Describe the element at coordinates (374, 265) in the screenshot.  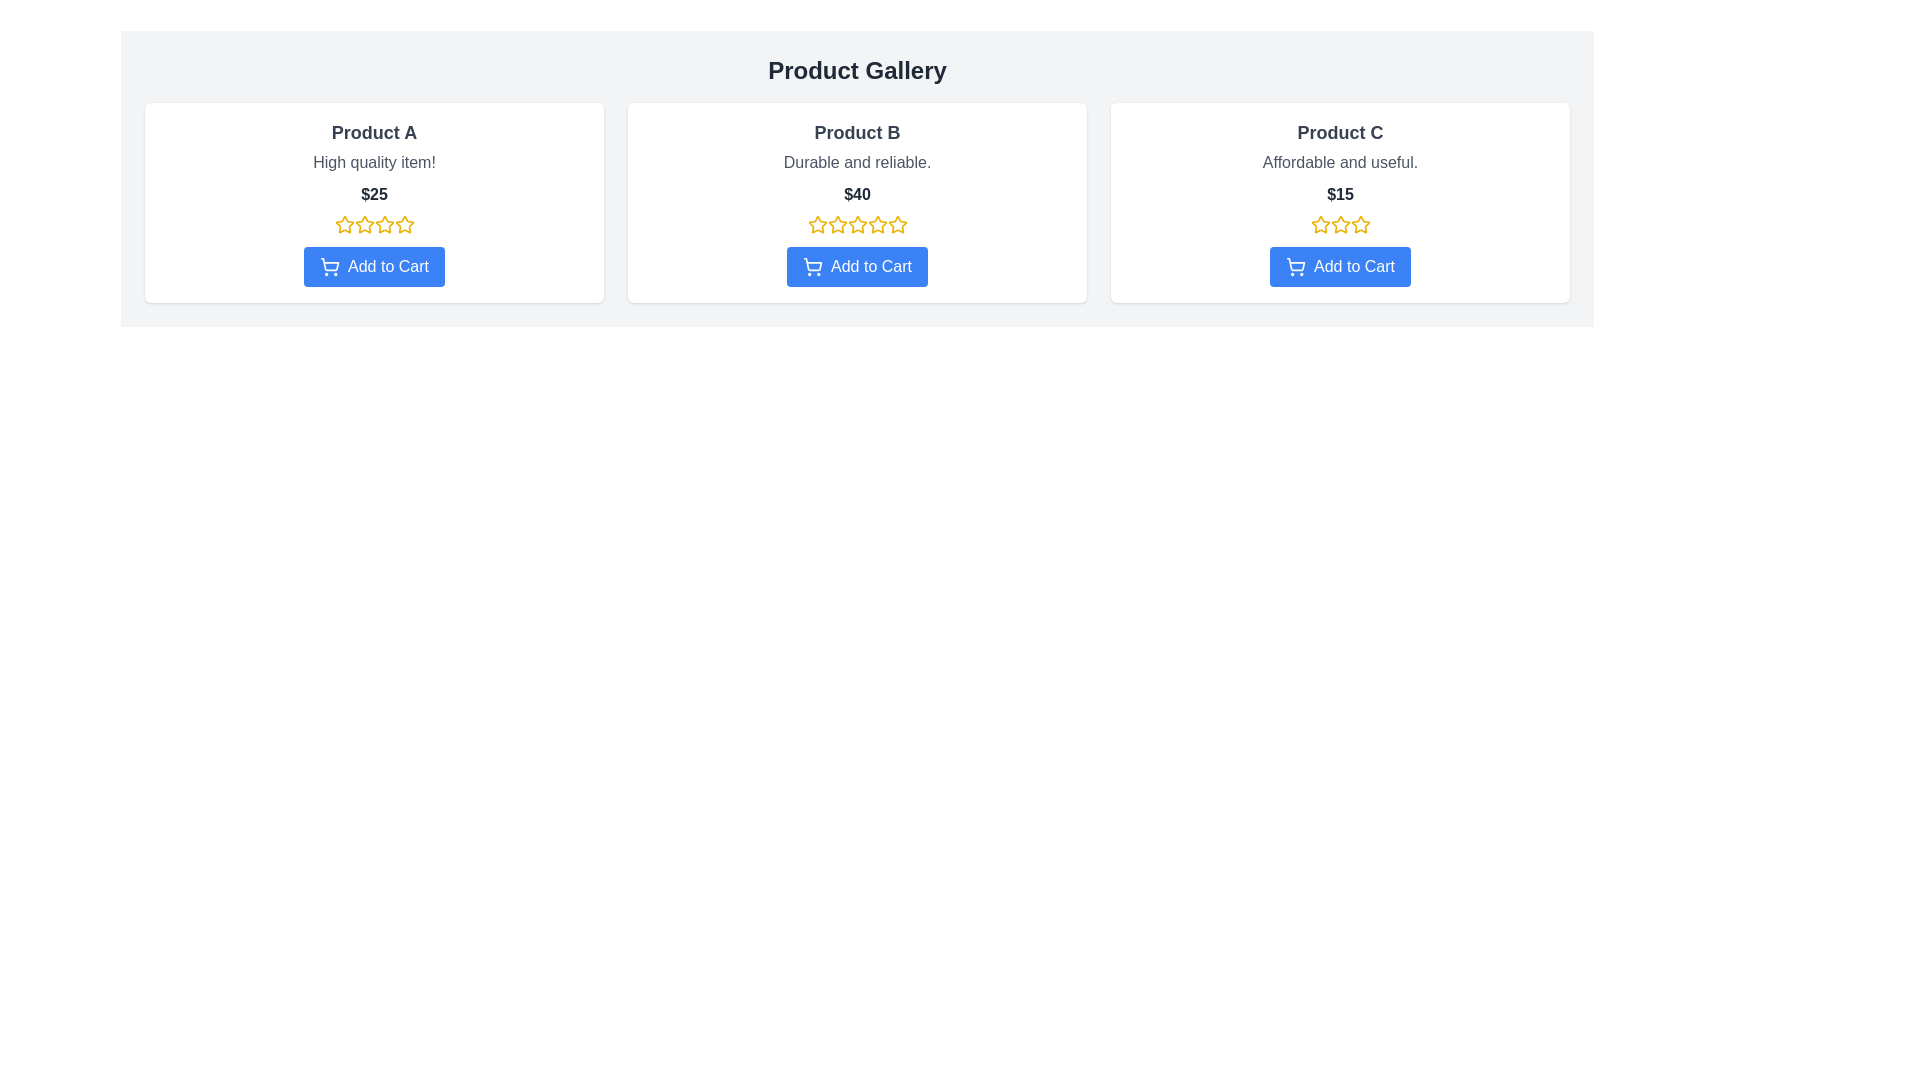
I see `the 'Add Product A to Cart' button located at the bottom of the product card, beneath the star rating section` at that location.